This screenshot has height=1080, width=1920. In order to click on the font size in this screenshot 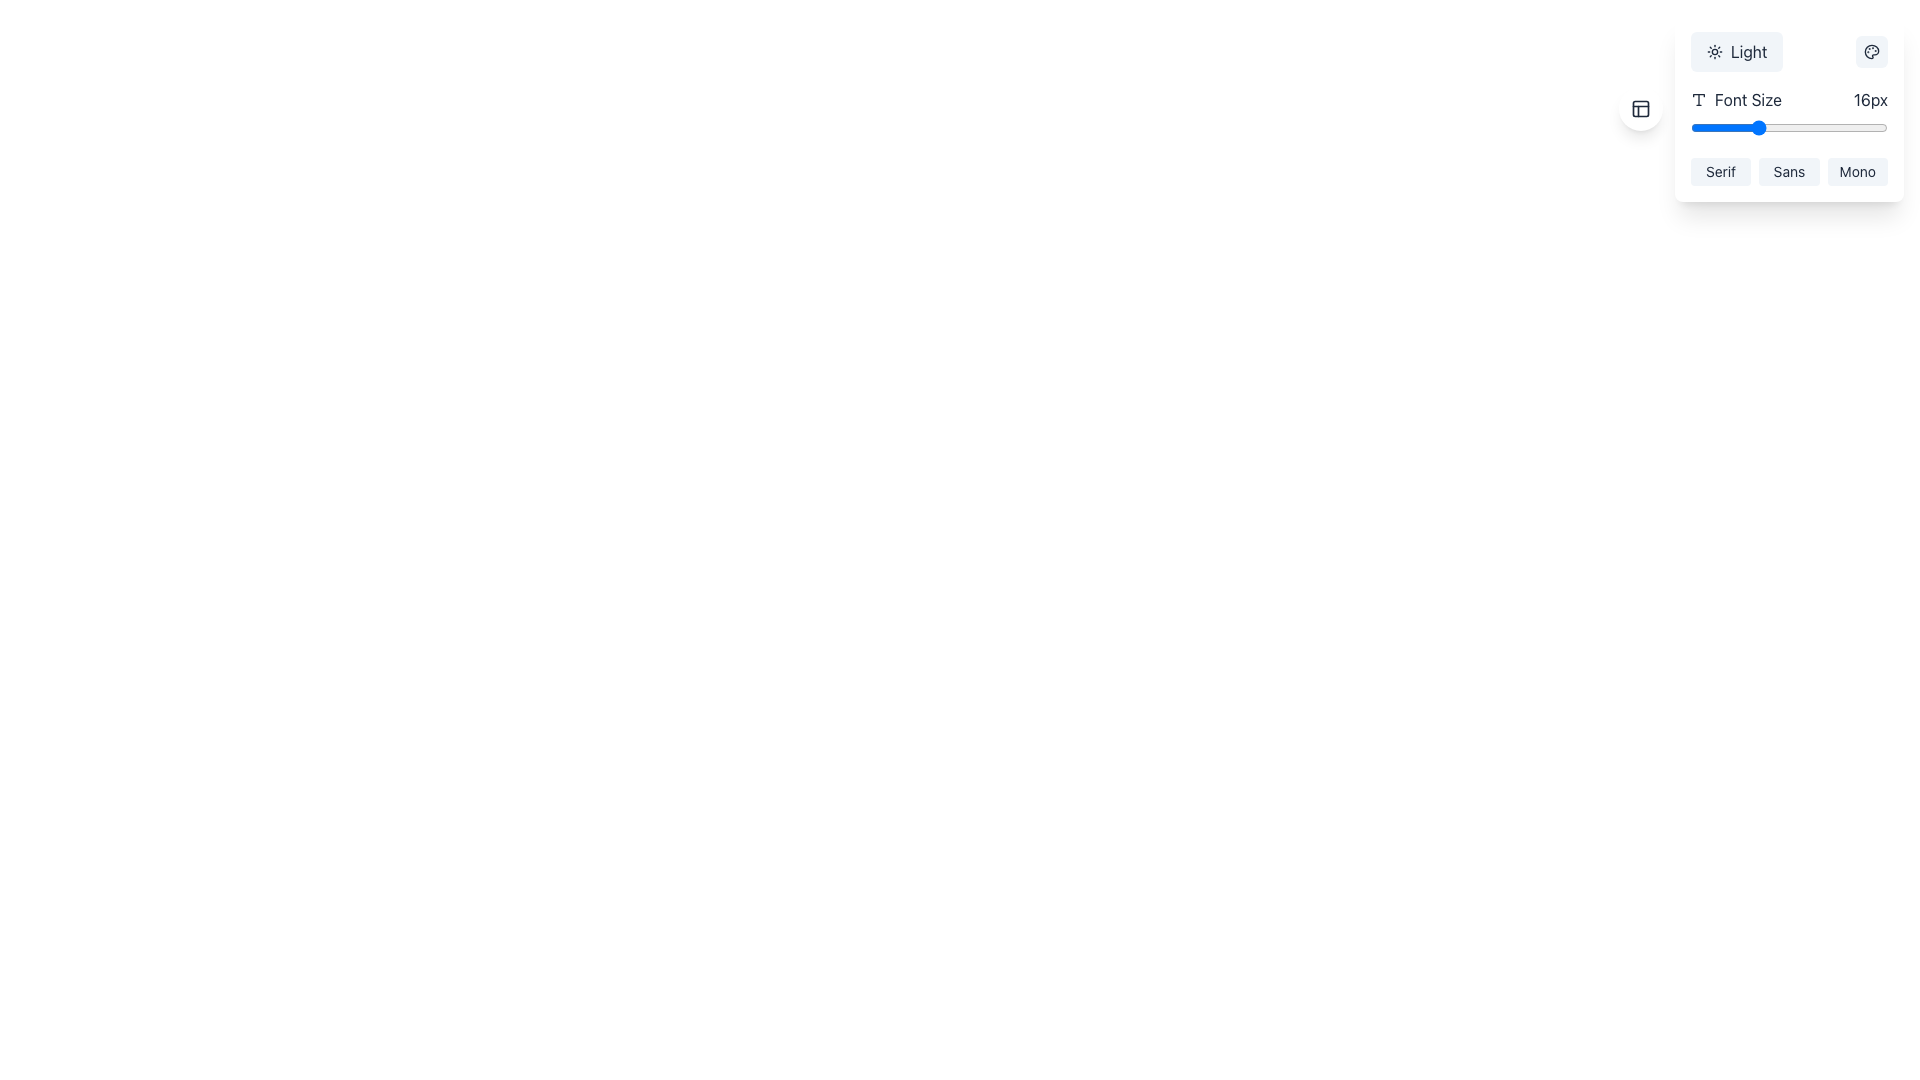, I will do `click(1722, 127)`.